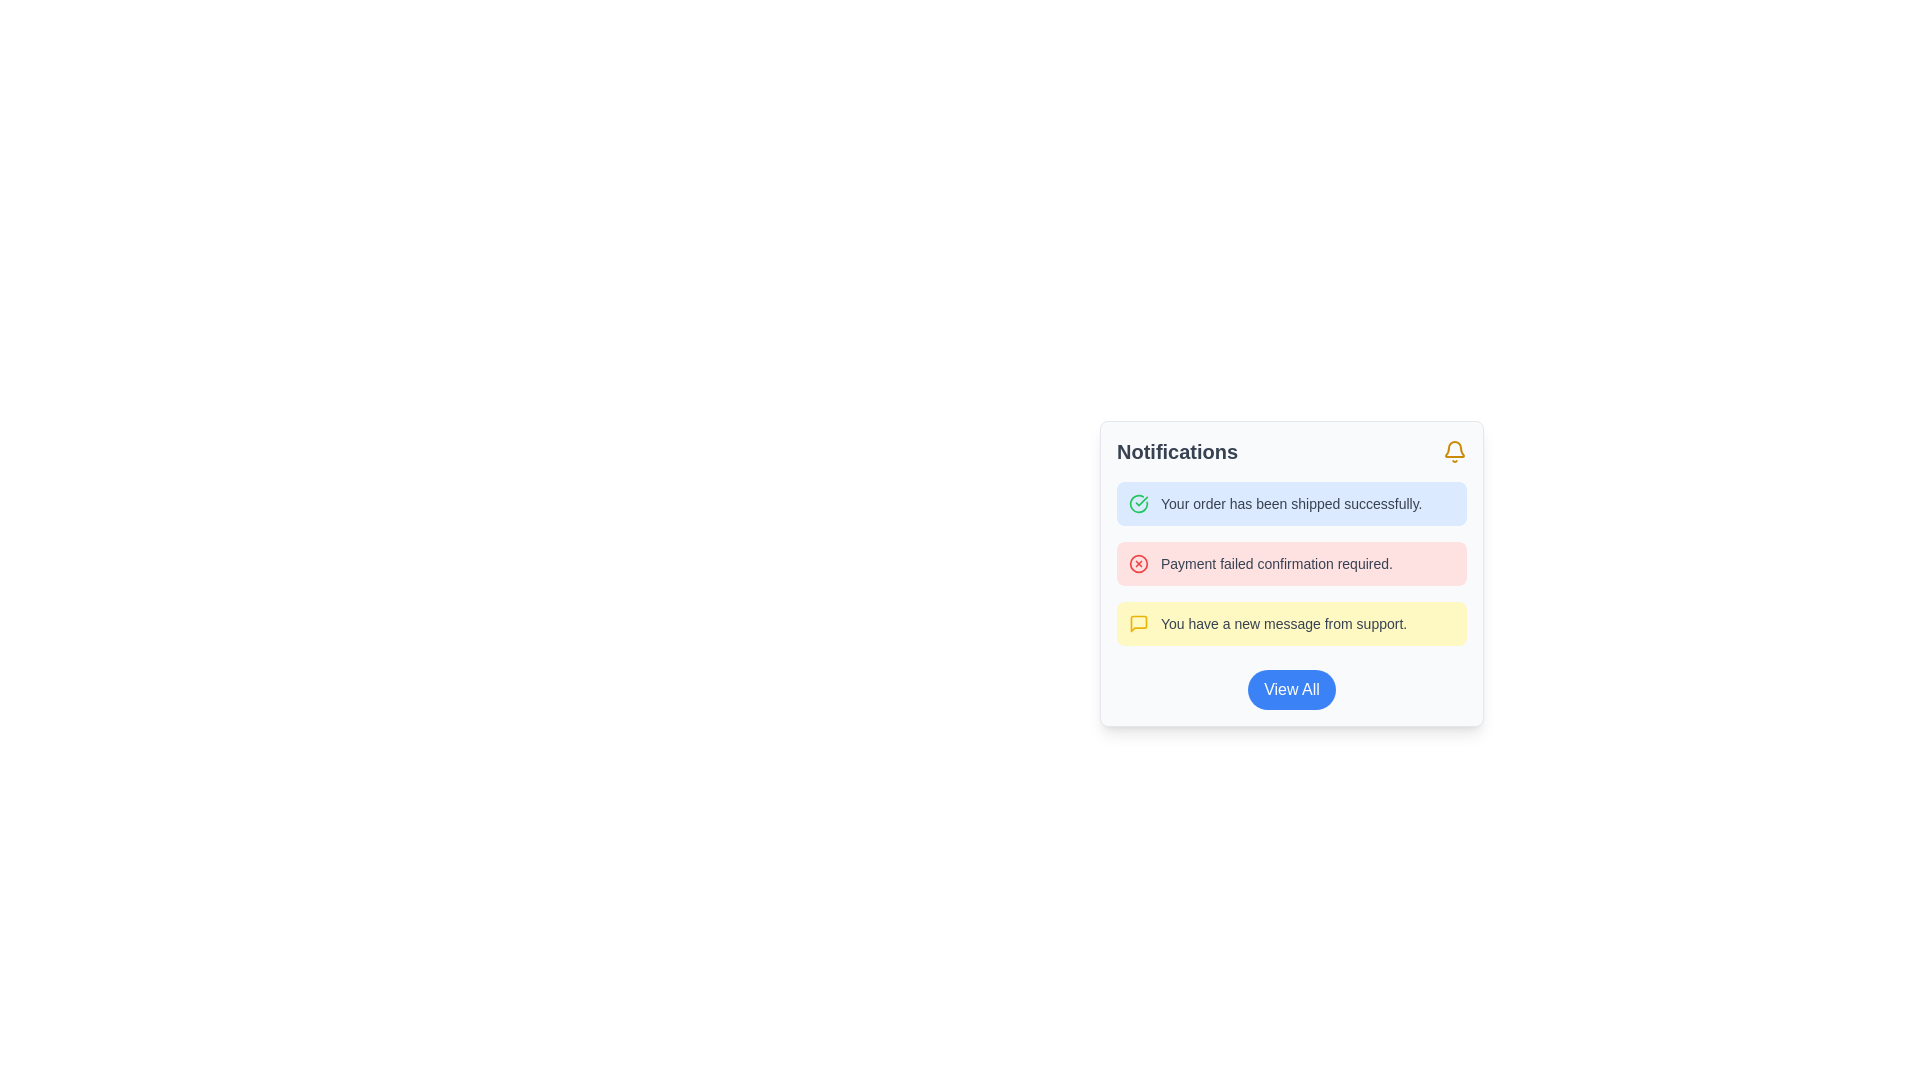  I want to click on the Notification card that informs the user about the successful shipment of an order, which is the first notification in the stack, so click(1291, 503).